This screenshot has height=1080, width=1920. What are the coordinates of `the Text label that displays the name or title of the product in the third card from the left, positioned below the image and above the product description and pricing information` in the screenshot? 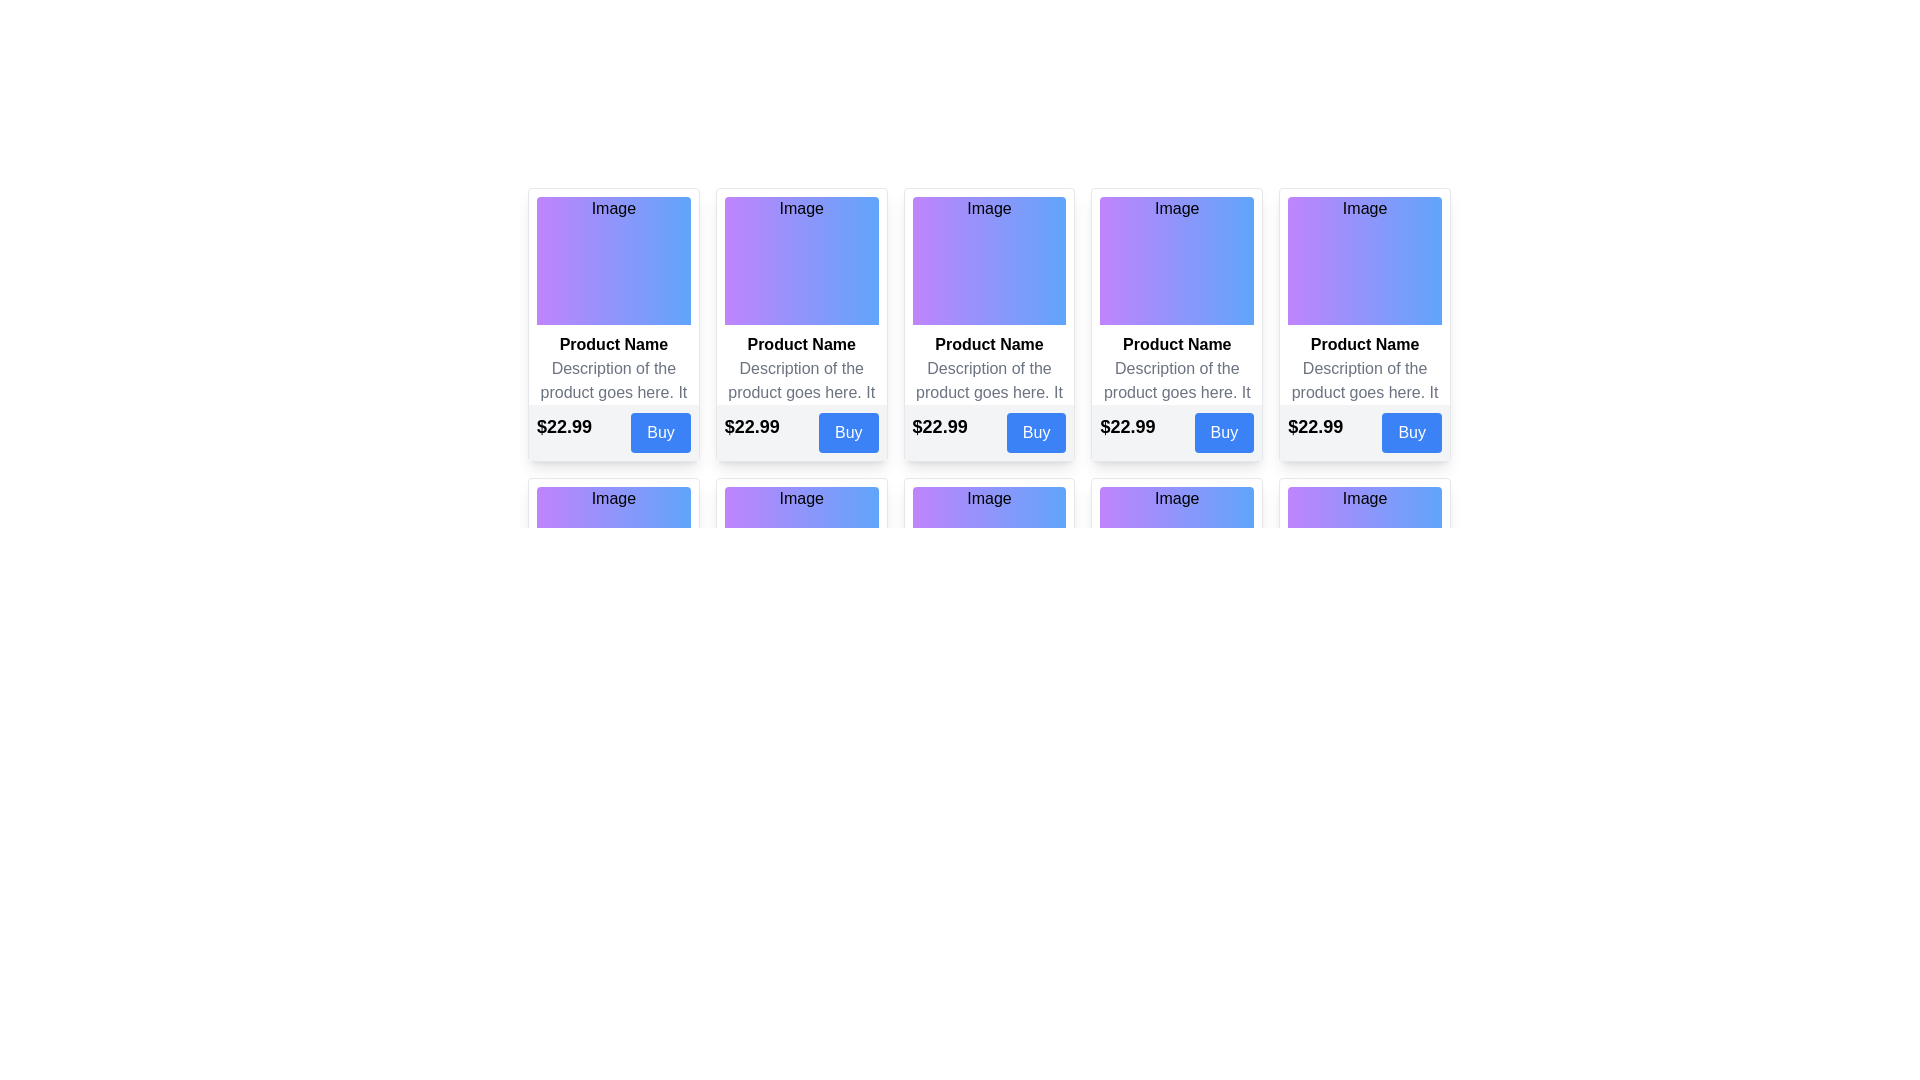 It's located at (989, 343).